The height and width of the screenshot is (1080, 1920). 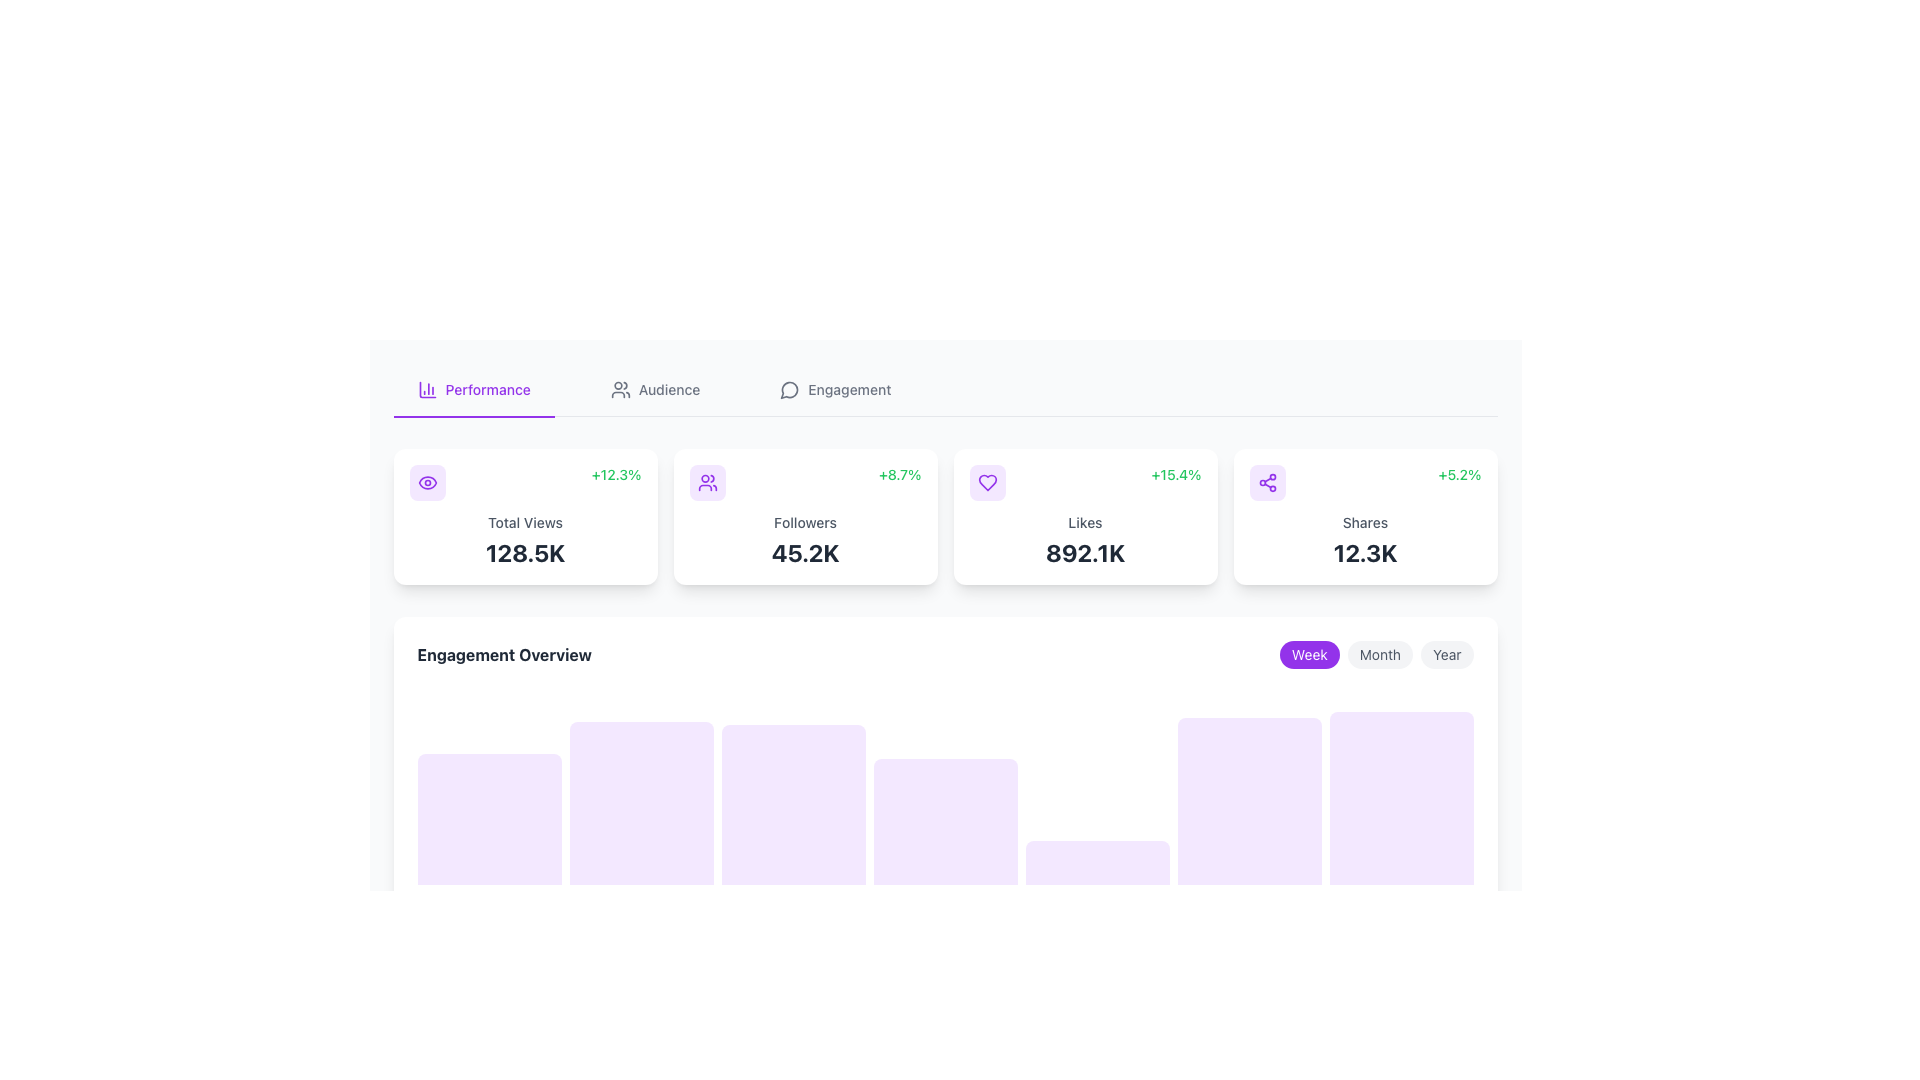 What do you see at coordinates (1084, 522) in the screenshot?
I see `the text label indicating the number of likes, which is centrally aligned below a heart-shaped icon and above the figure '892.1K' in the third card of summary metrics` at bounding box center [1084, 522].